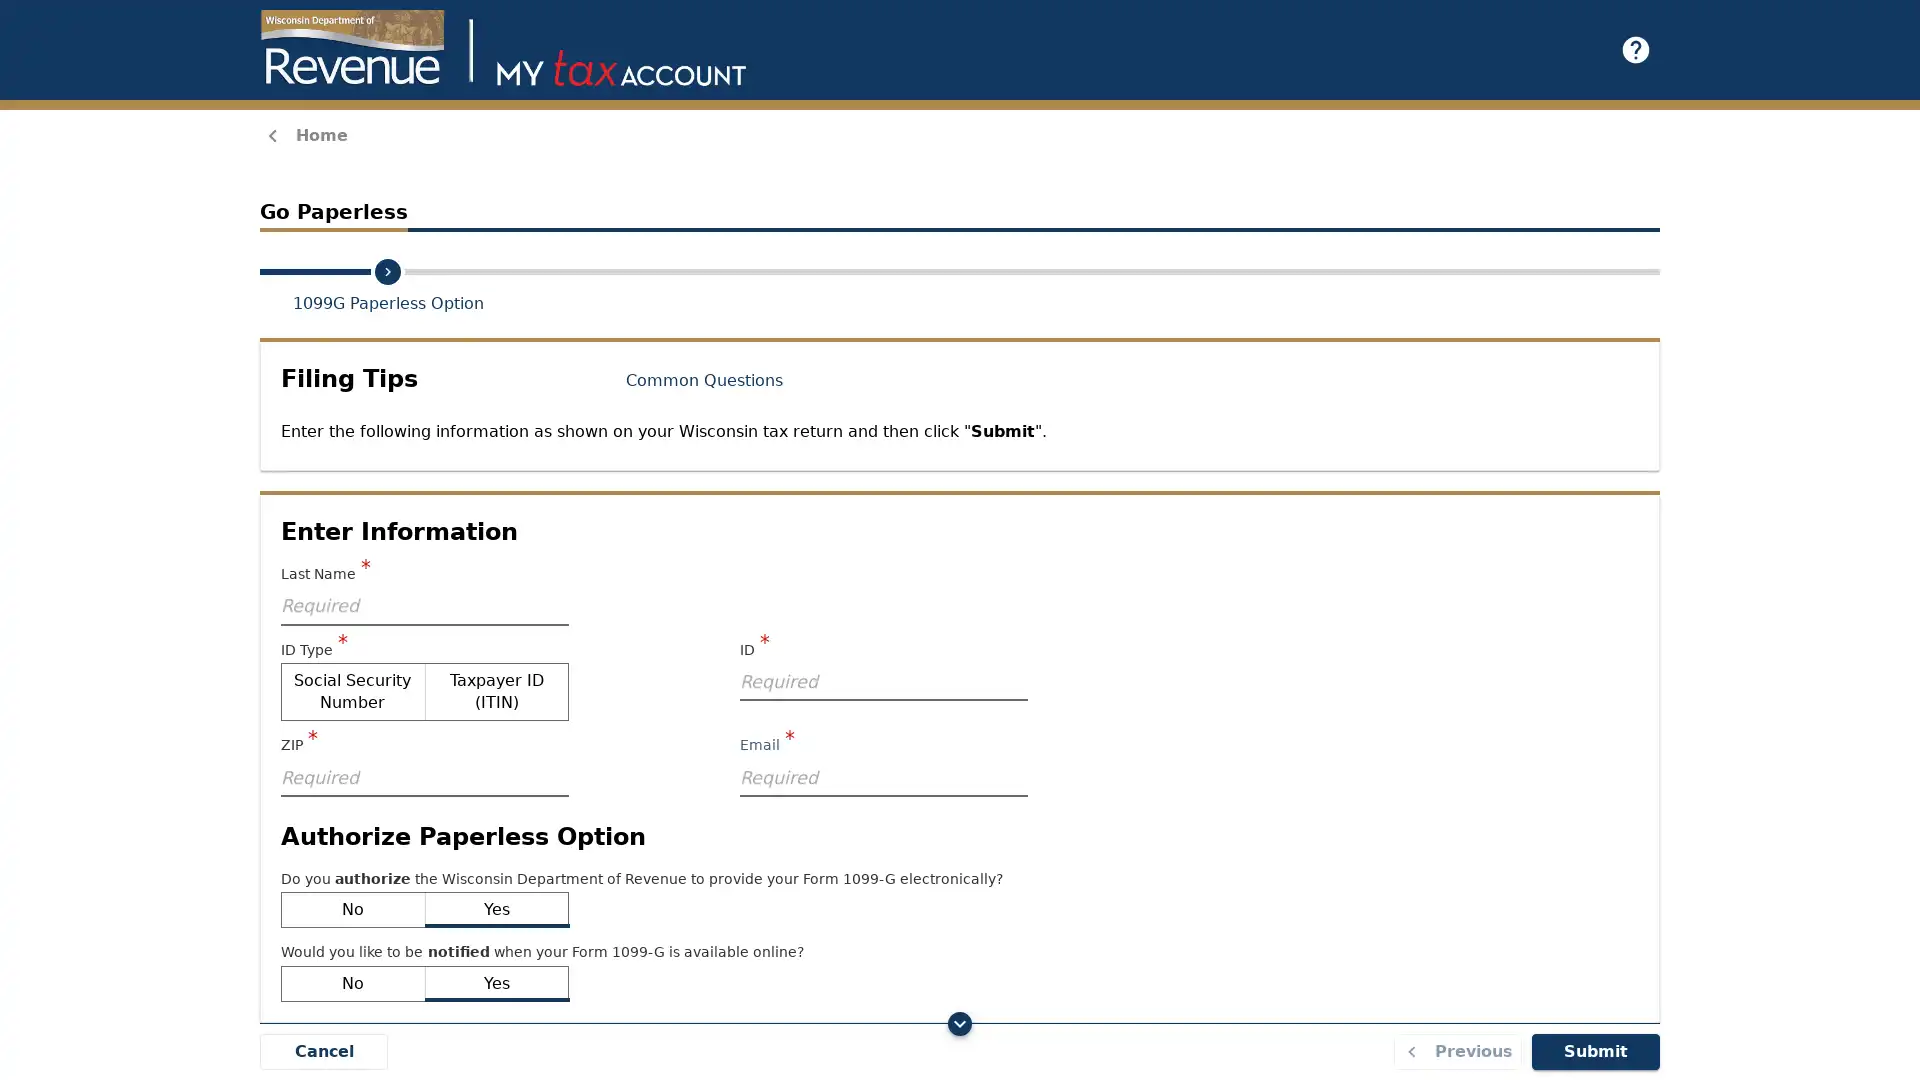 This screenshot has width=1920, height=1080. I want to click on Cancel, so click(324, 1050).